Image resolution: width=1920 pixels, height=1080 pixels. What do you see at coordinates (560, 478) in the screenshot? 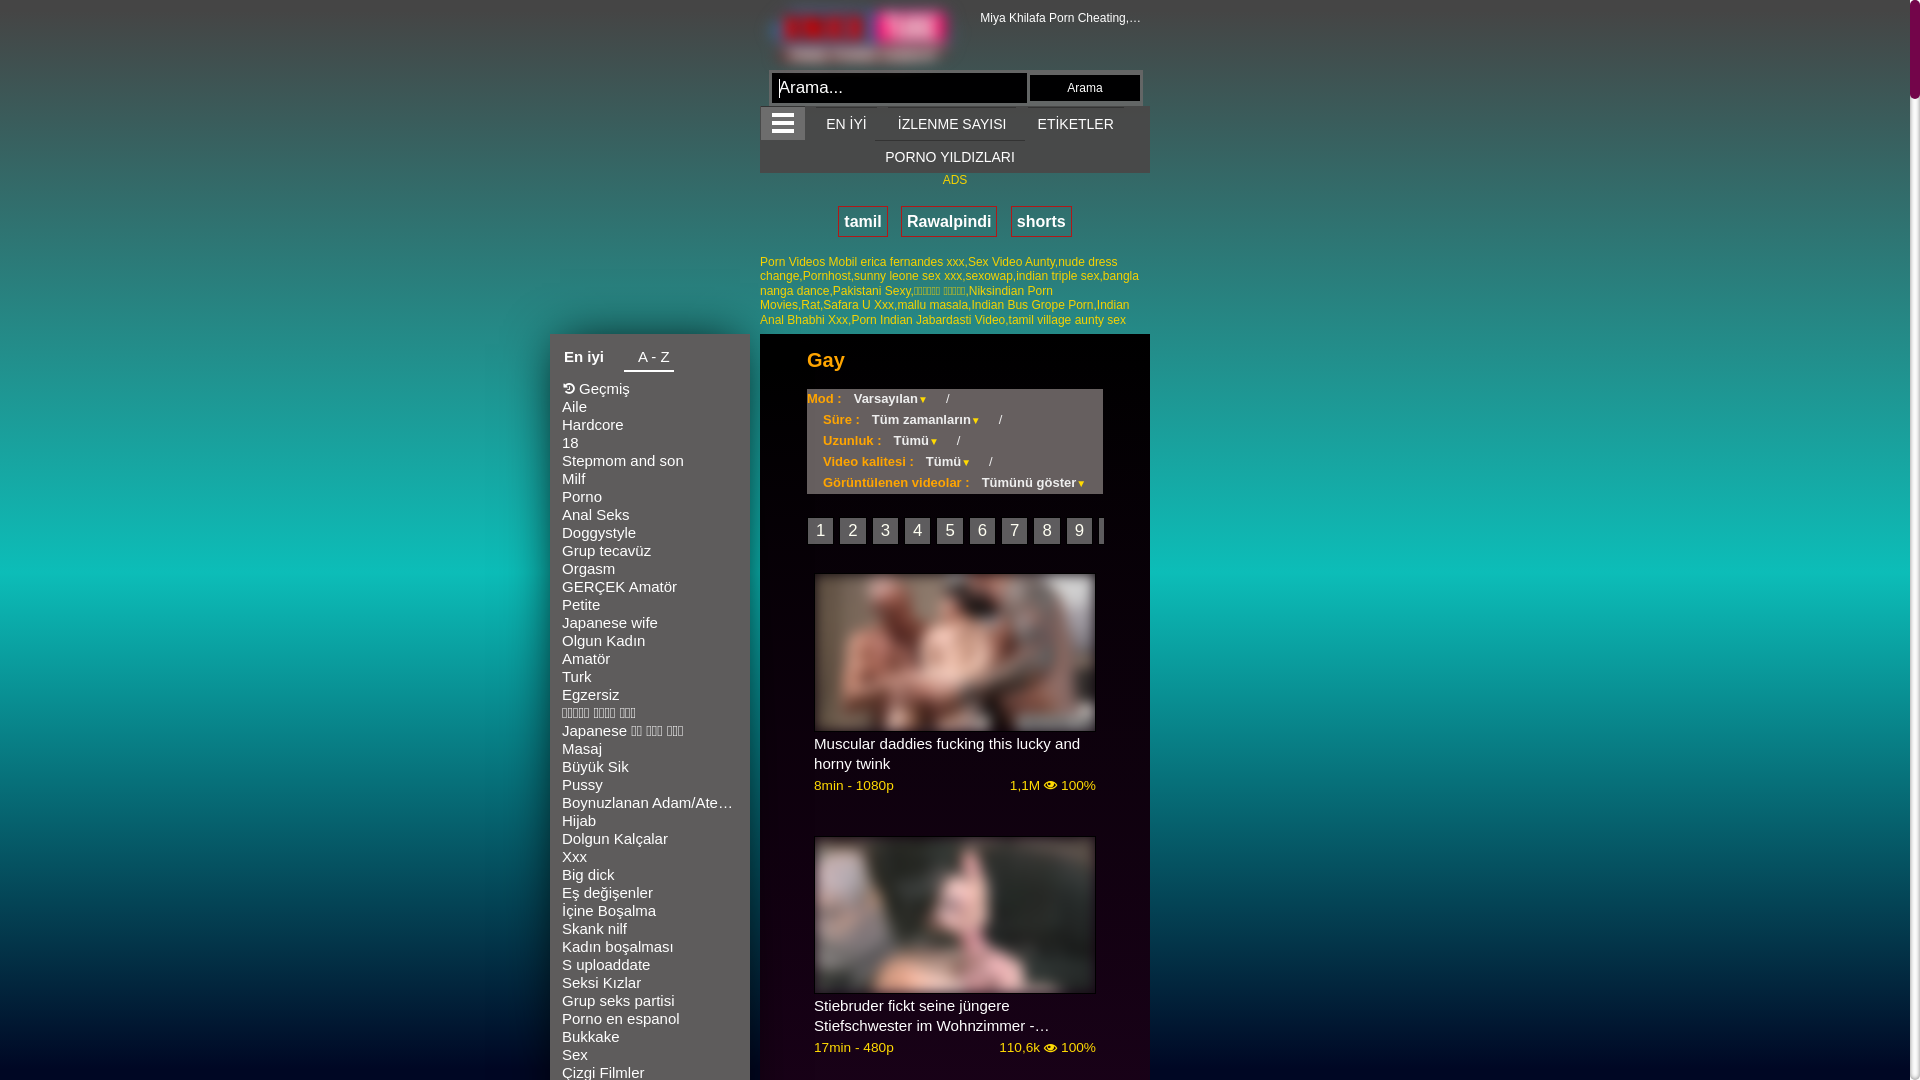
I see `'Milf'` at bounding box center [560, 478].